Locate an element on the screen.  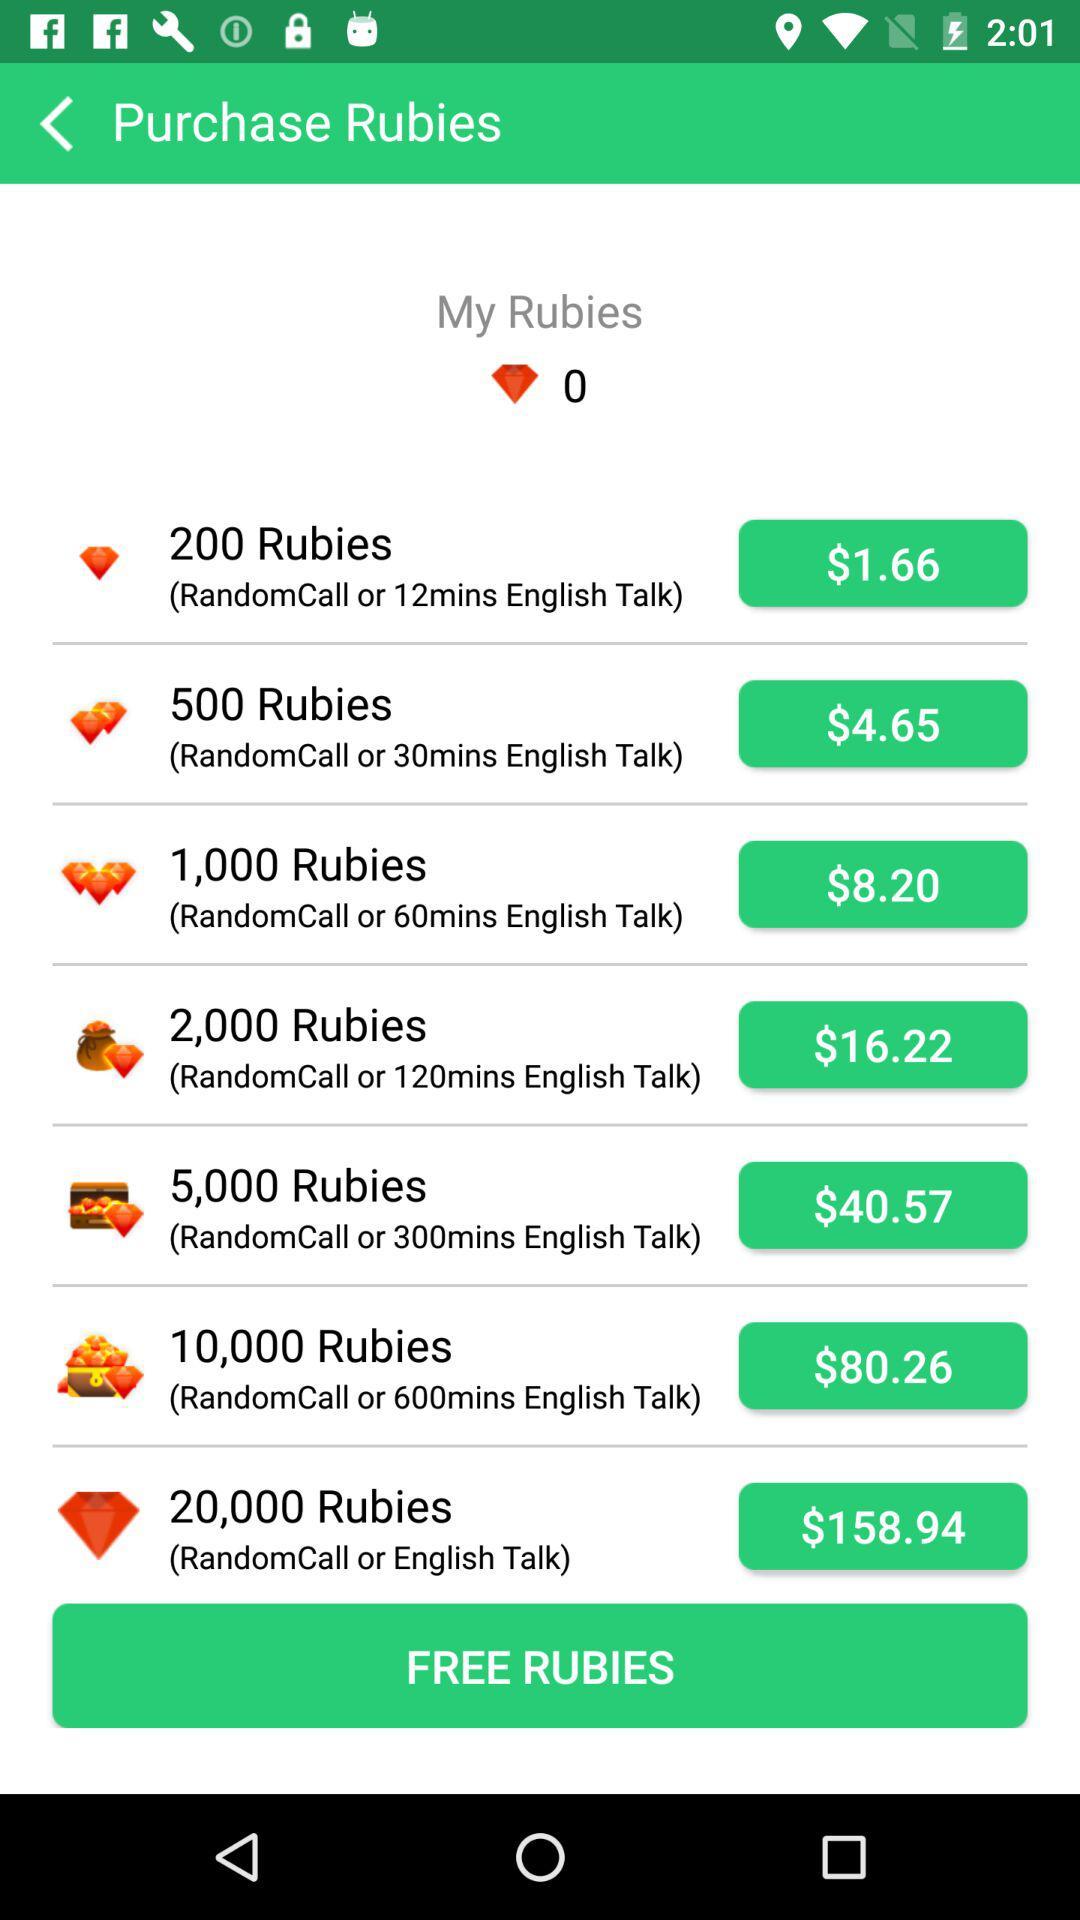
go back is located at coordinates (54, 122).